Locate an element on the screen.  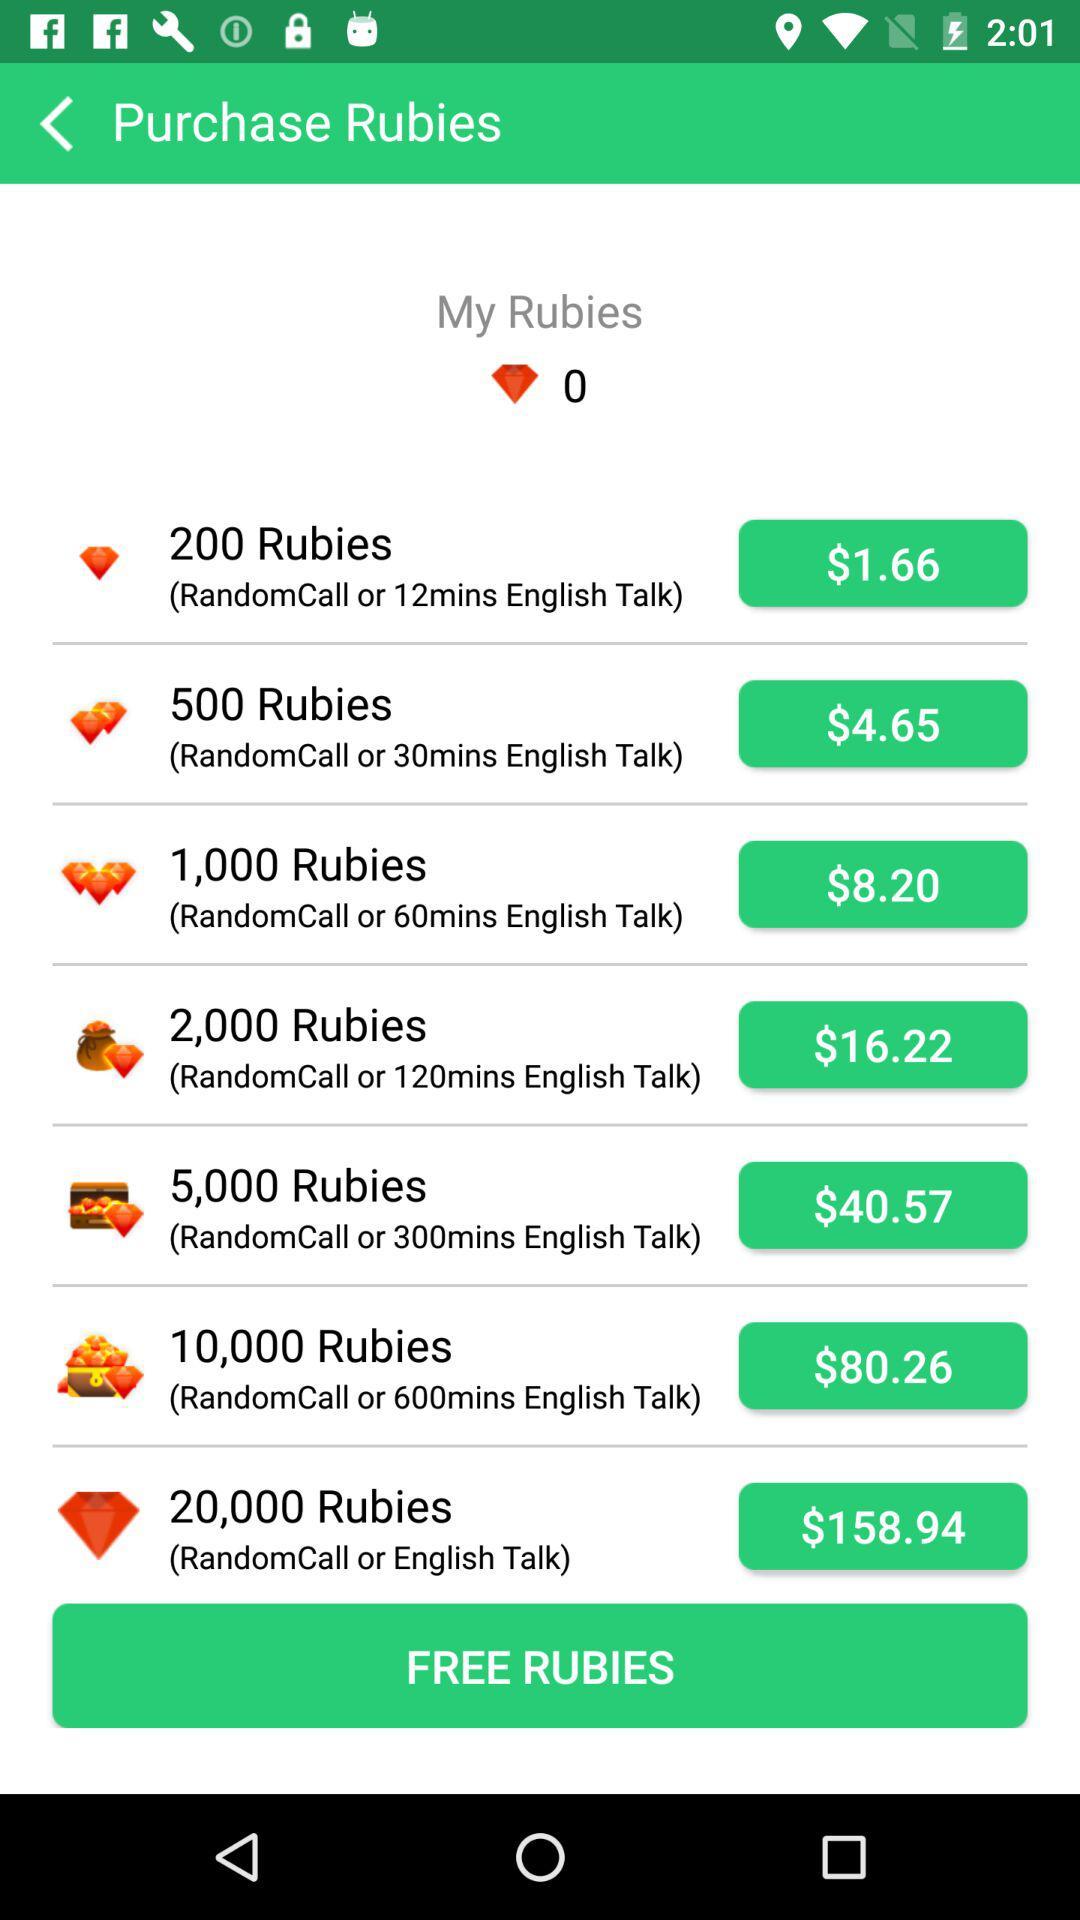
go back is located at coordinates (54, 122).